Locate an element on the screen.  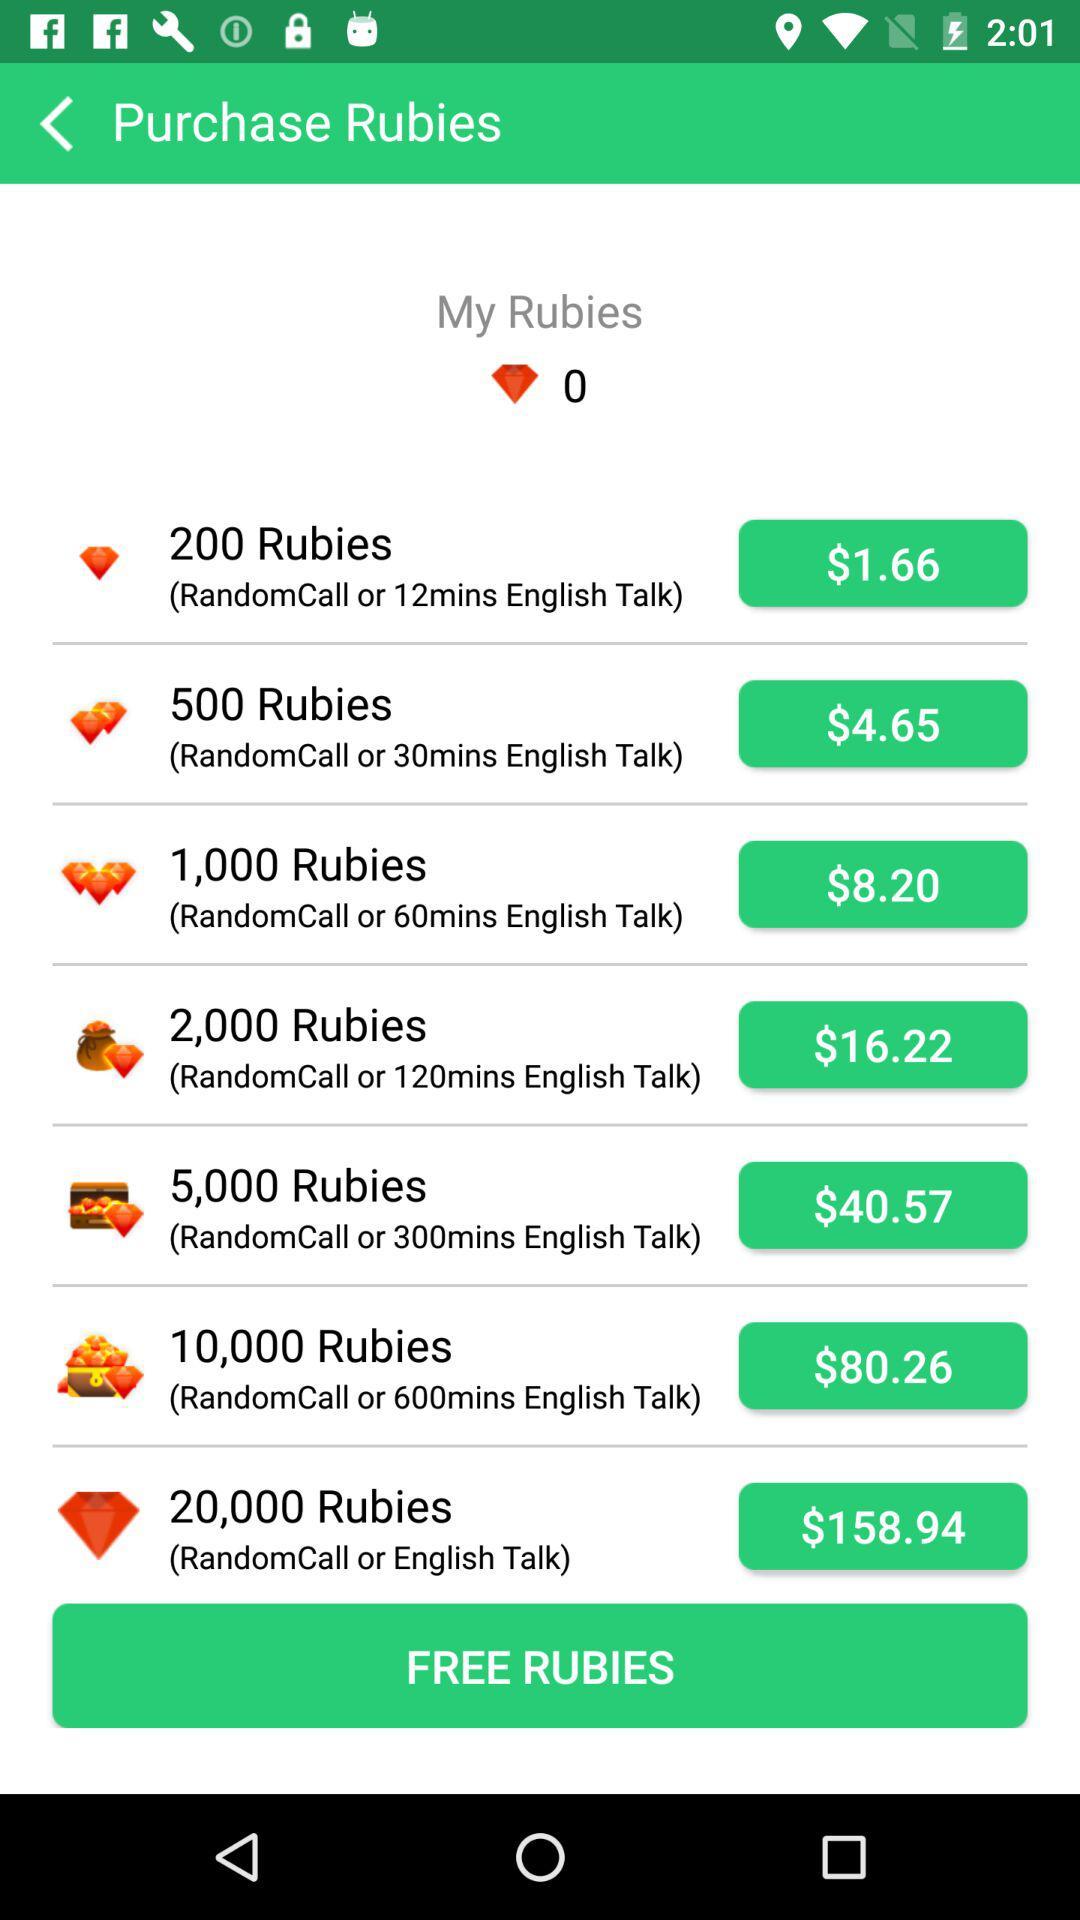
go back is located at coordinates (54, 122).